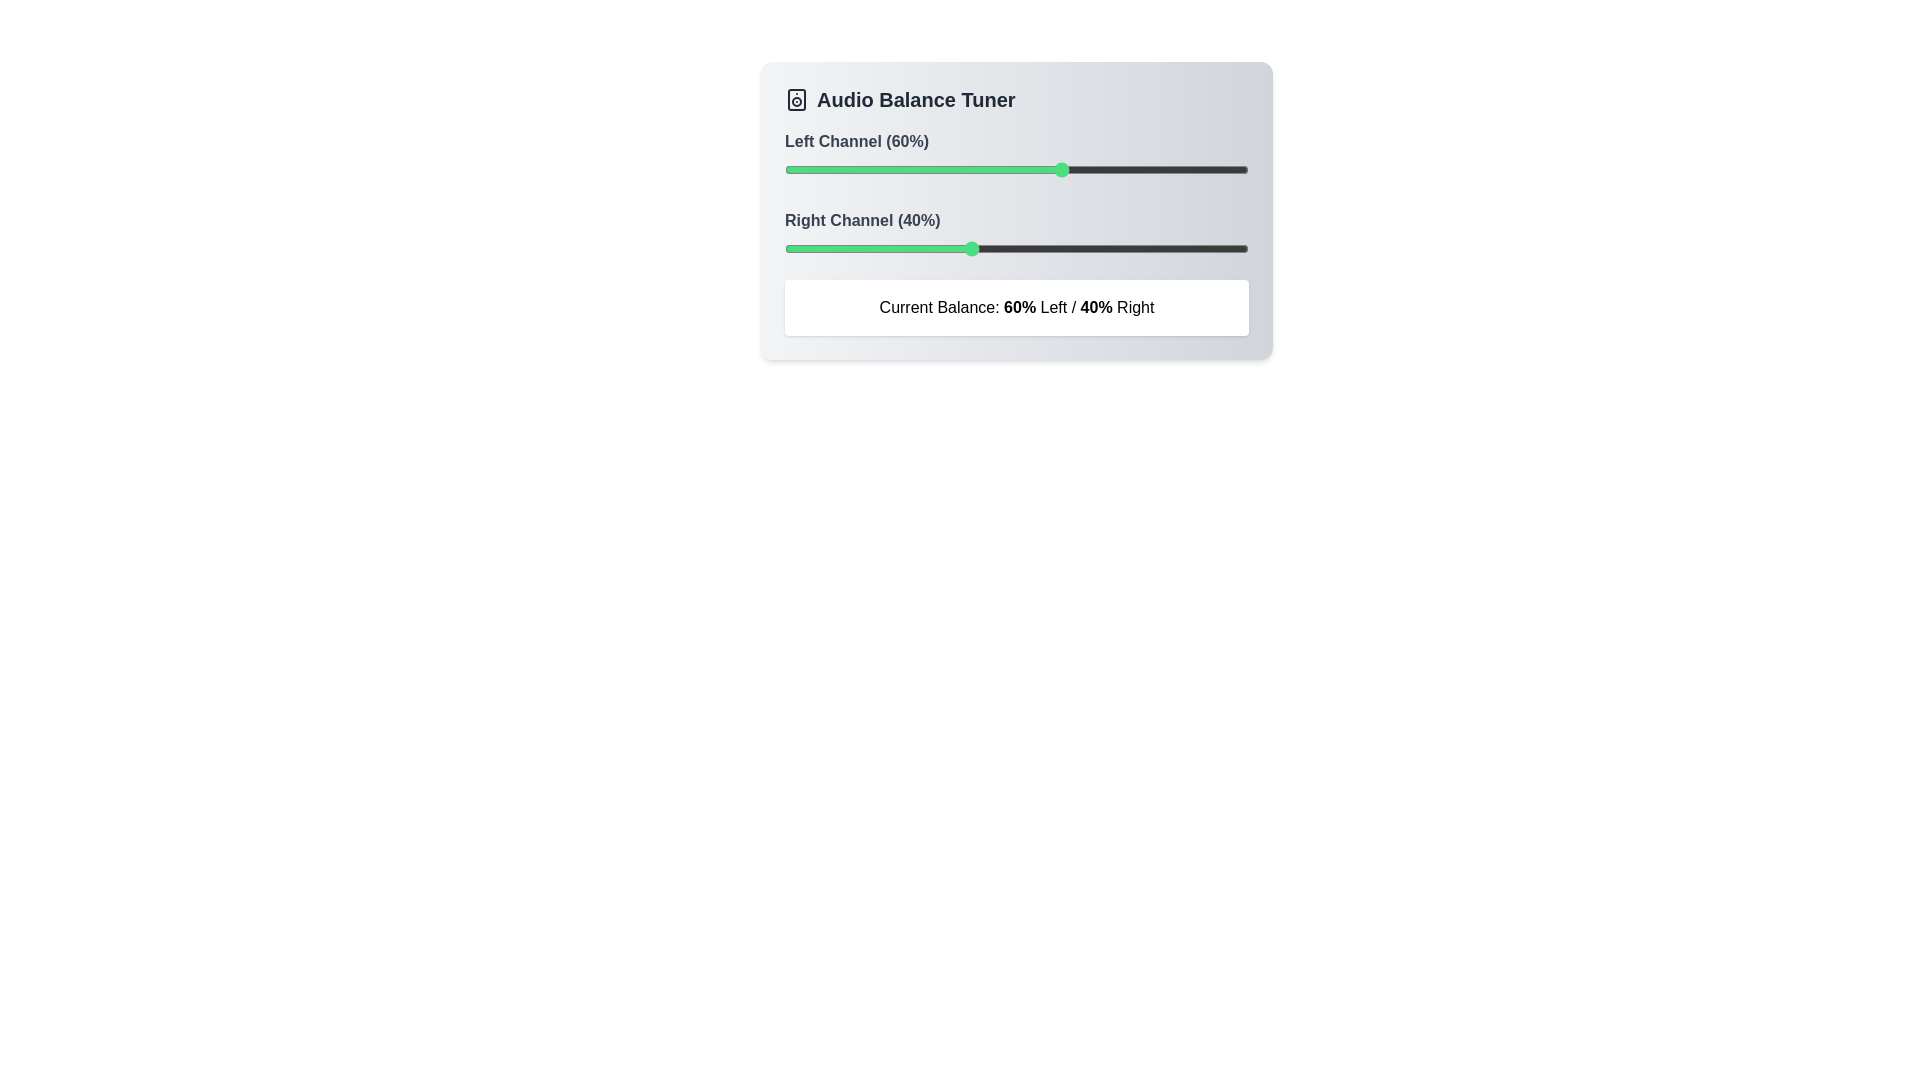  What do you see at coordinates (1243, 248) in the screenshot?
I see `the right channel balance to 99% using the slider` at bounding box center [1243, 248].